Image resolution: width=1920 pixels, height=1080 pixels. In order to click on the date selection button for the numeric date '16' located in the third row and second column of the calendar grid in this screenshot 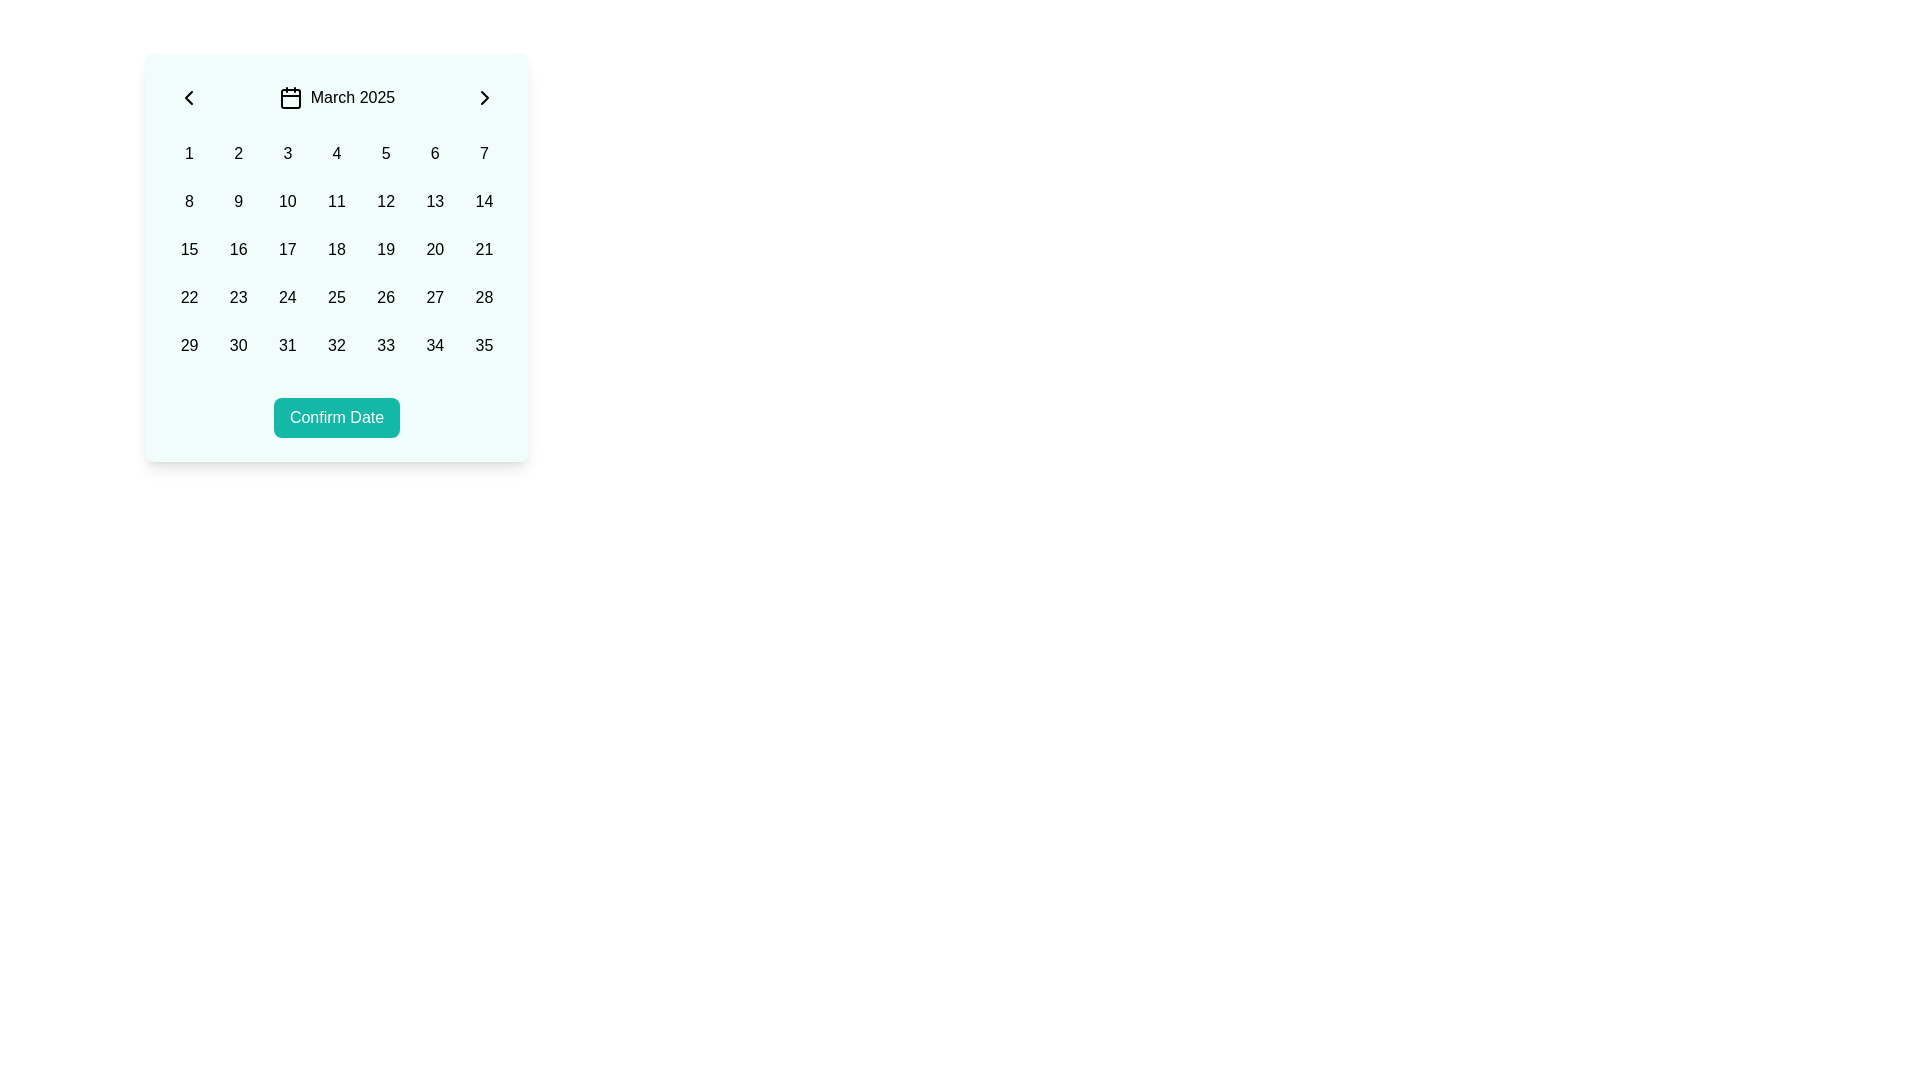, I will do `click(238, 249)`.